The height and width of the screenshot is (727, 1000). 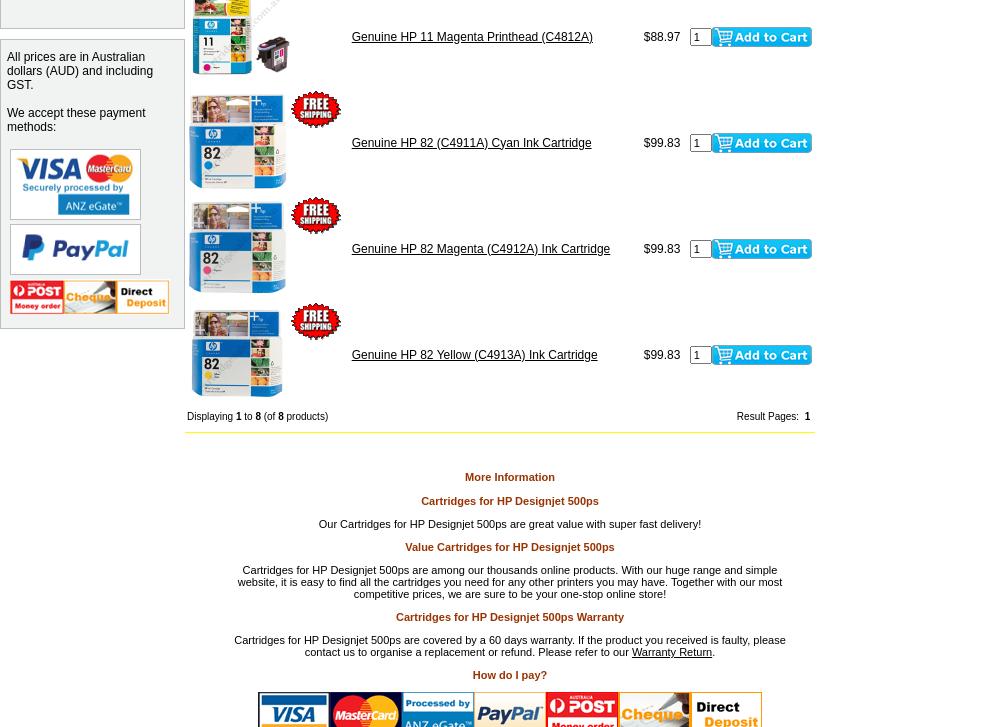 What do you see at coordinates (421, 499) in the screenshot?
I see `'Cartridges for HP Designjet 500ps'` at bounding box center [421, 499].